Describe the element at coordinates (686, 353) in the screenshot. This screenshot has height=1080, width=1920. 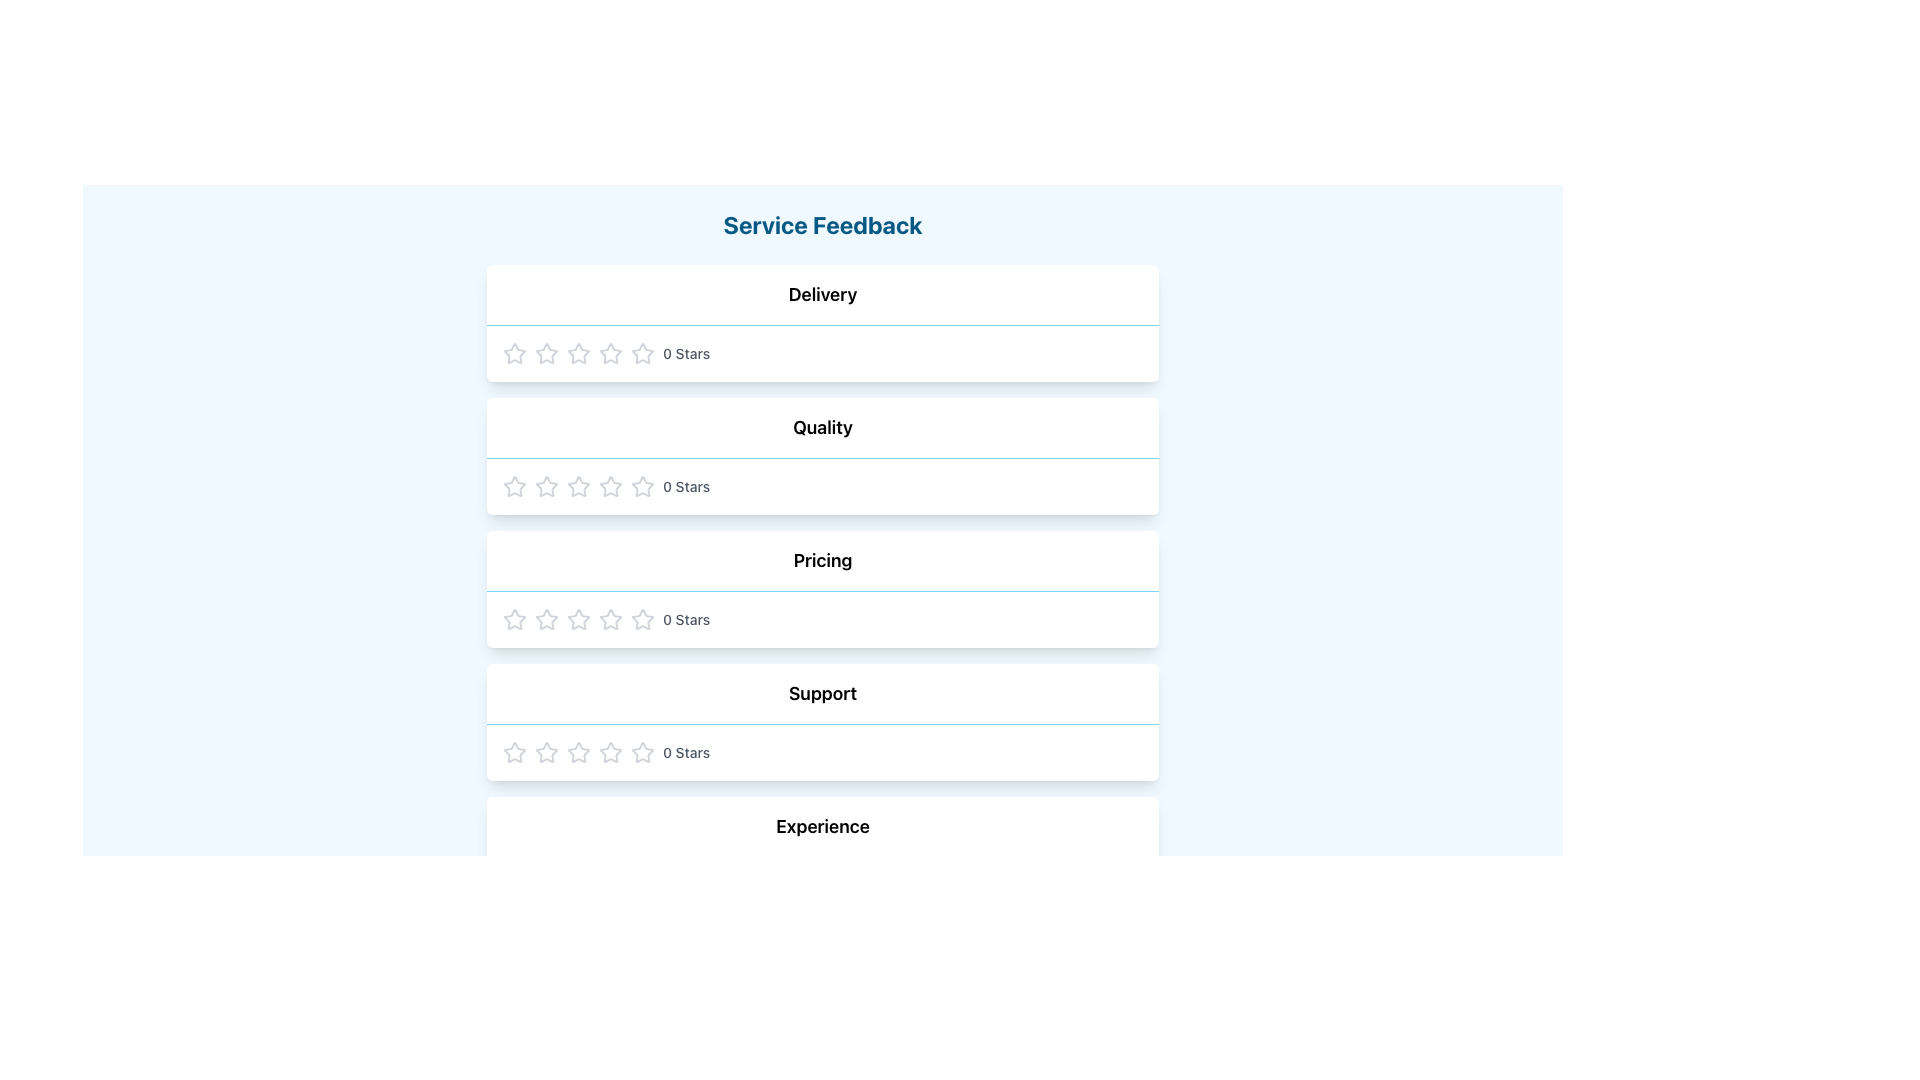
I see `the static text label indicating the current rating value of '0 Stars', located in the 'Delivery' section of the feedback form` at that location.